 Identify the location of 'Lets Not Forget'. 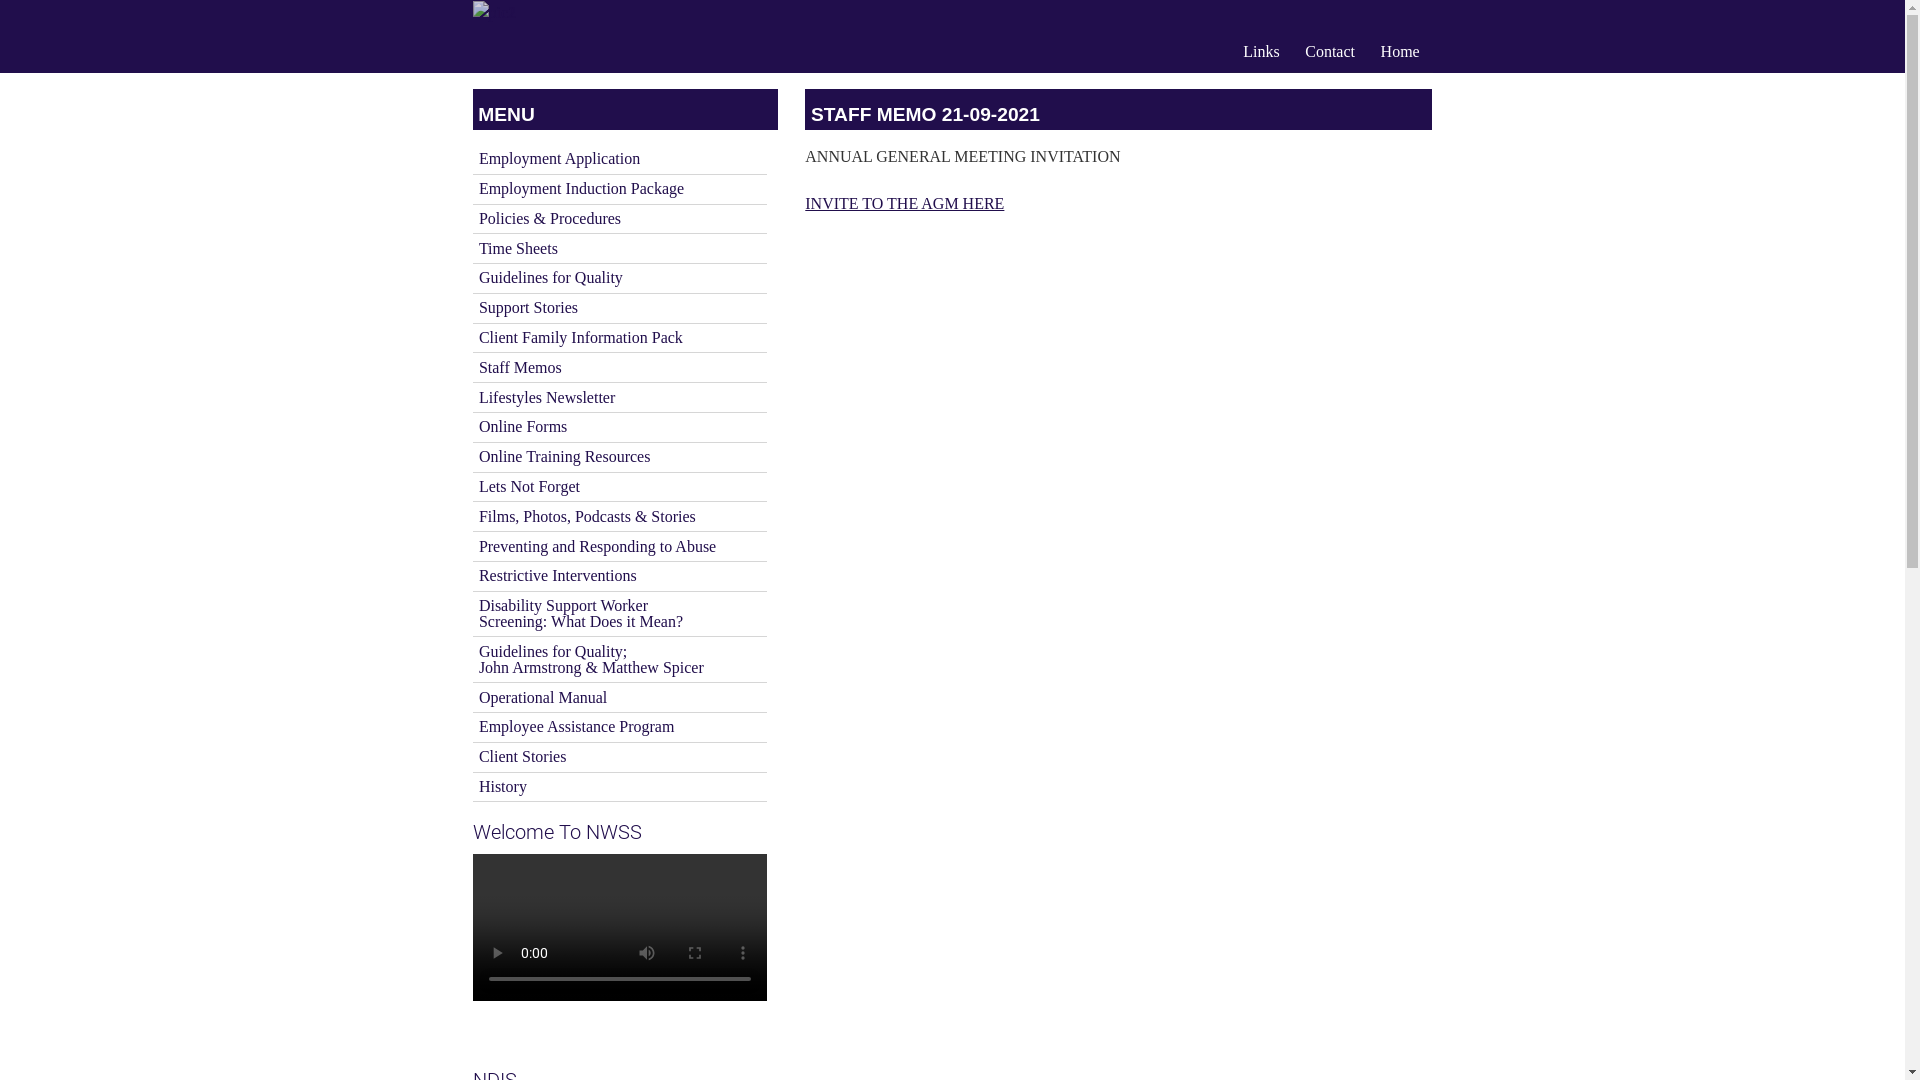
(618, 487).